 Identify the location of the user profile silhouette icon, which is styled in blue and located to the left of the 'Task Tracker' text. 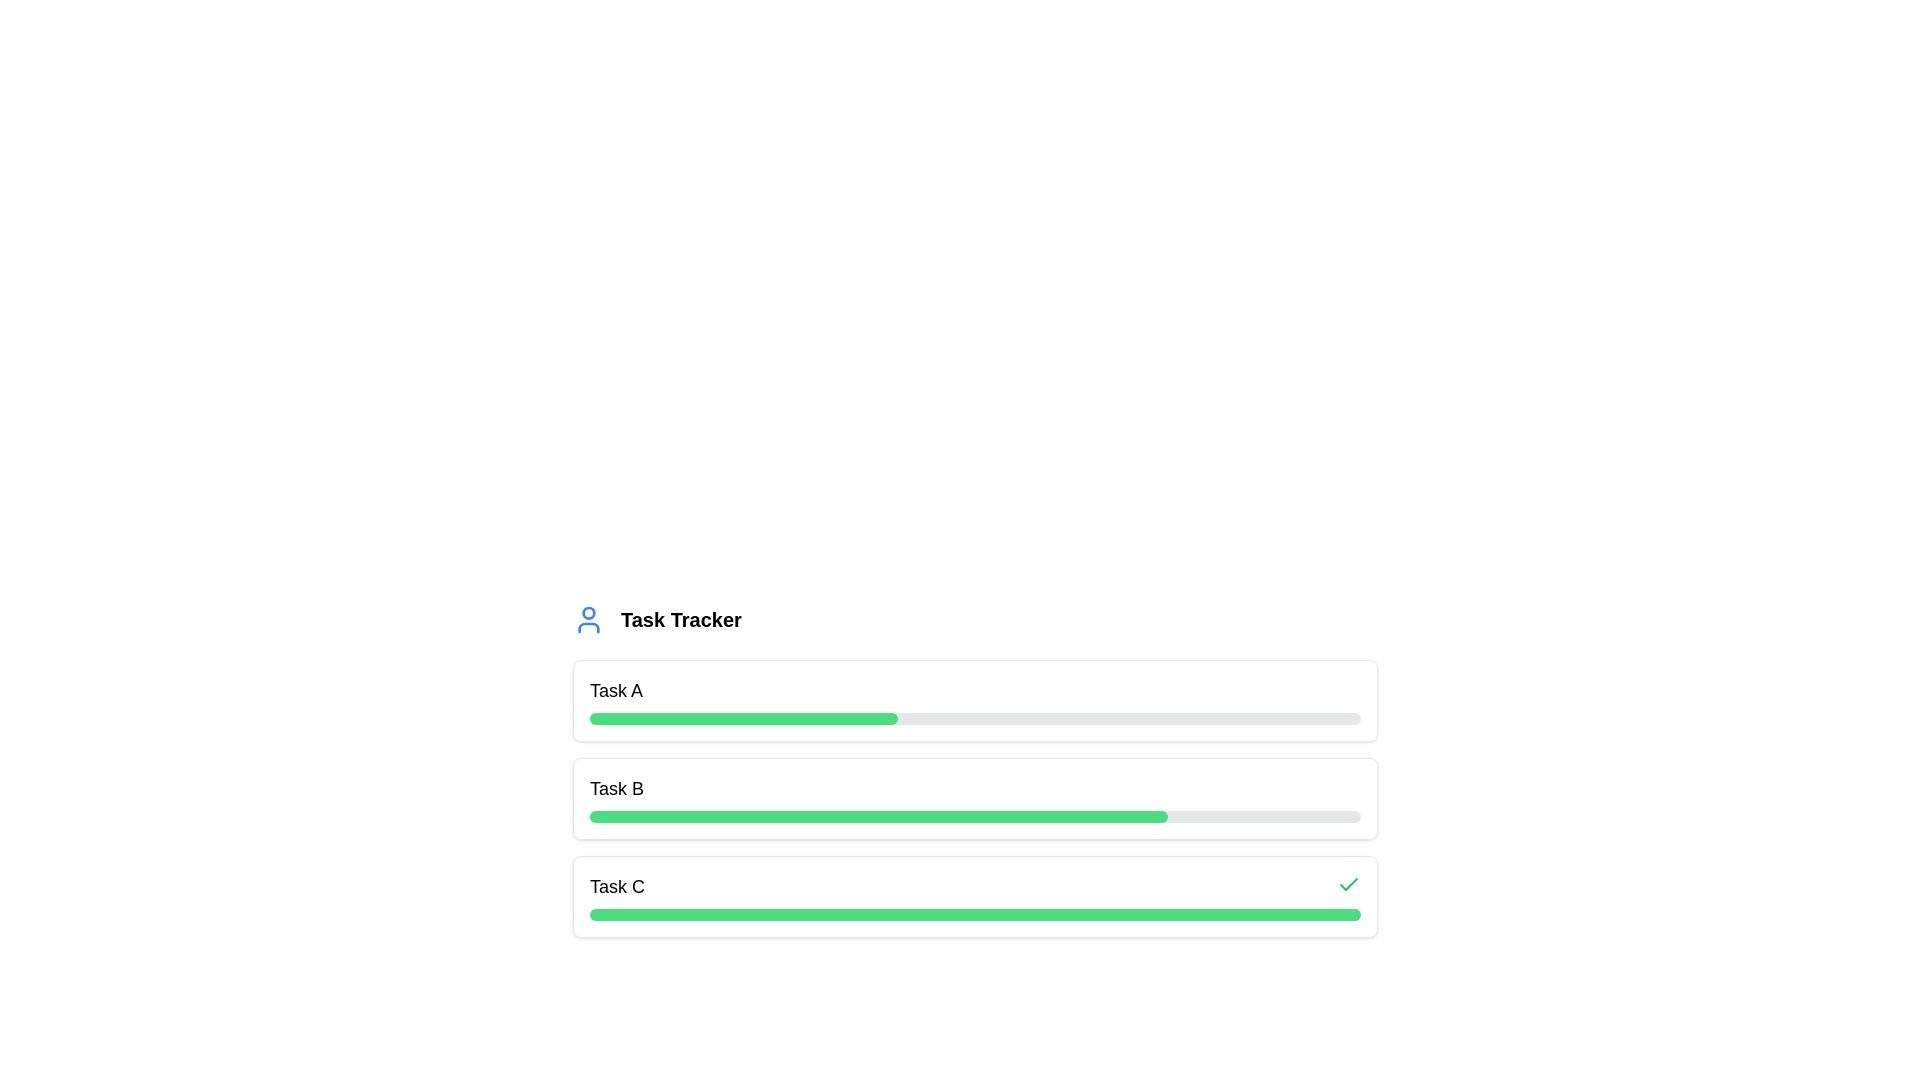
(588, 619).